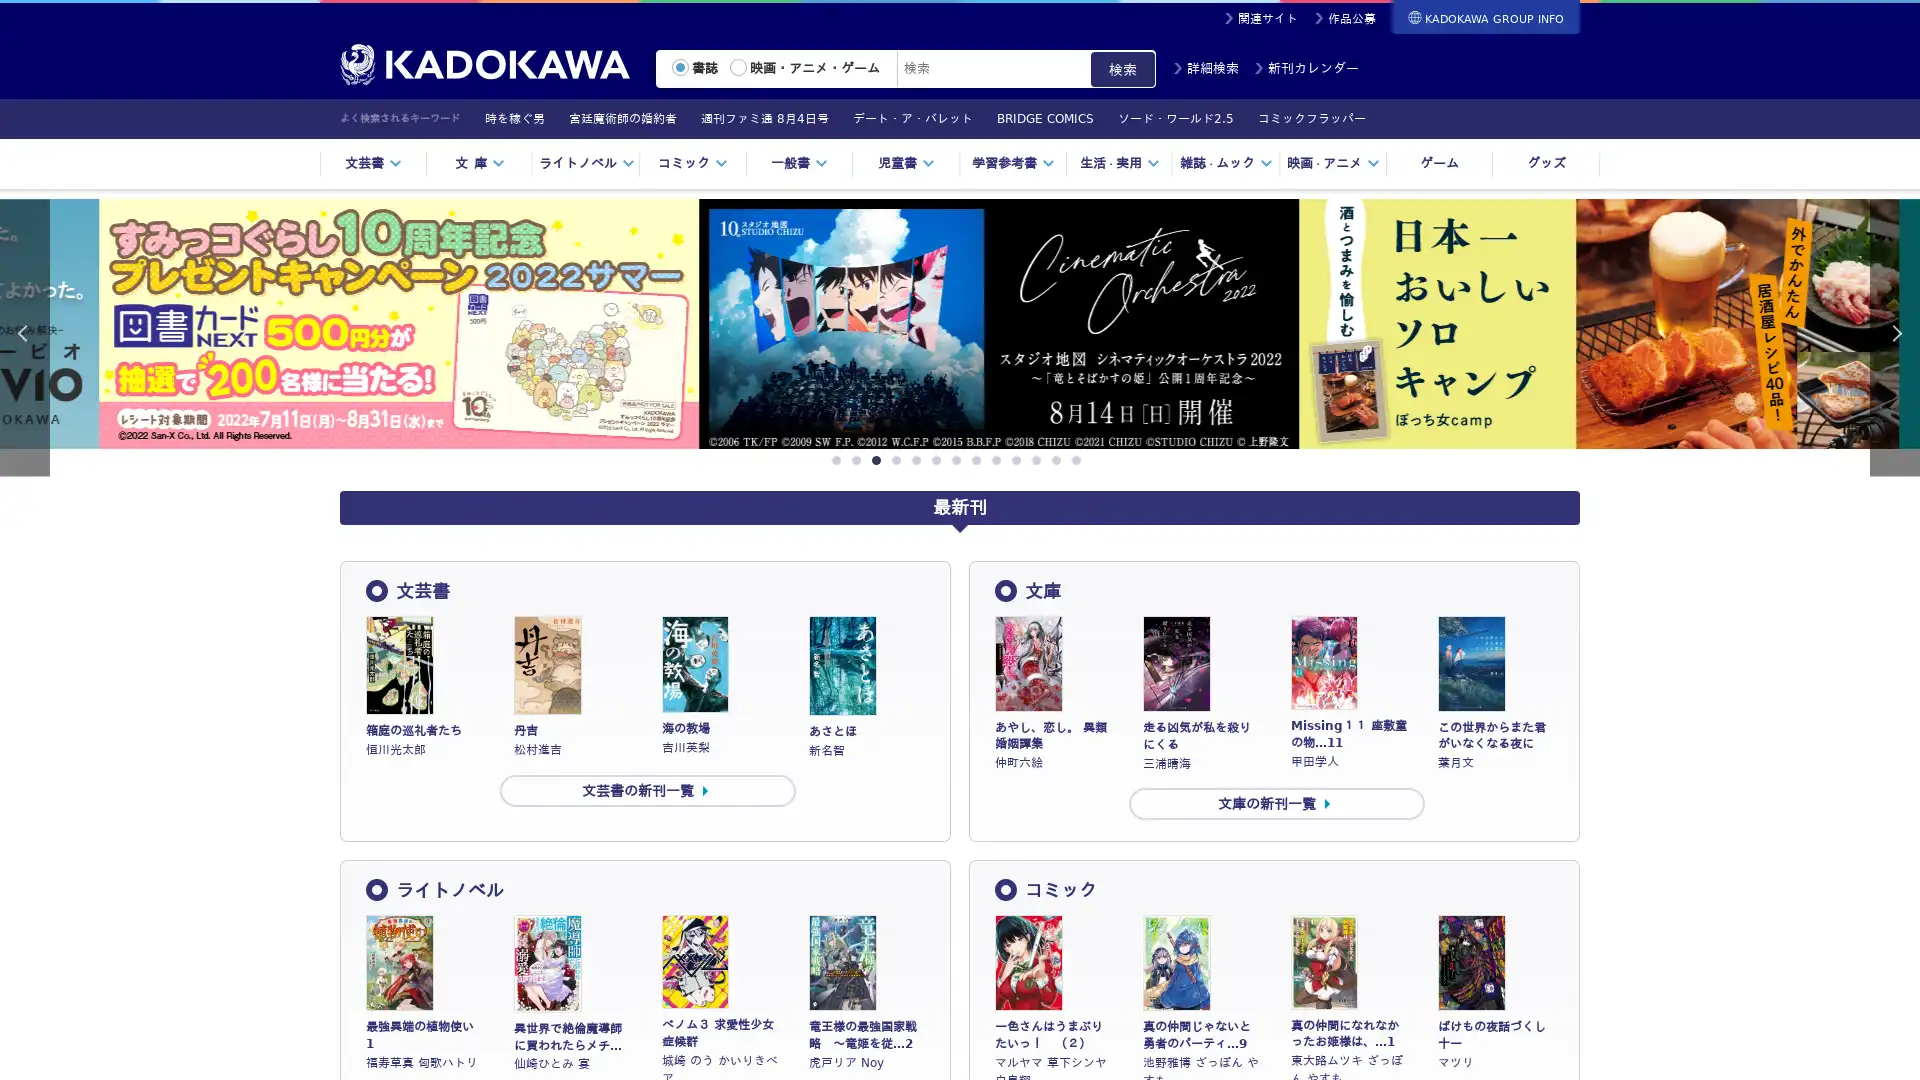 The image size is (1920, 1080). I want to click on 1, so click(840, 461).